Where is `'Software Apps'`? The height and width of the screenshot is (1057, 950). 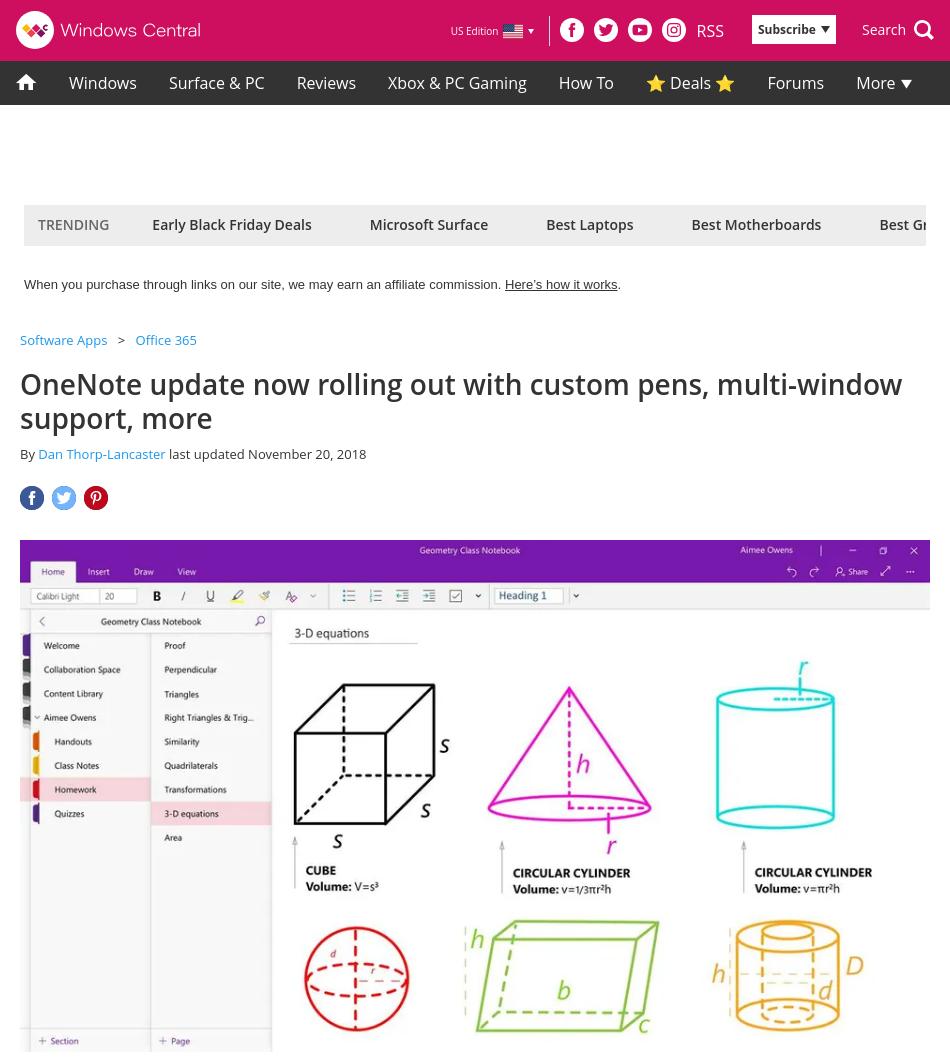 'Software Apps' is located at coordinates (63, 340).